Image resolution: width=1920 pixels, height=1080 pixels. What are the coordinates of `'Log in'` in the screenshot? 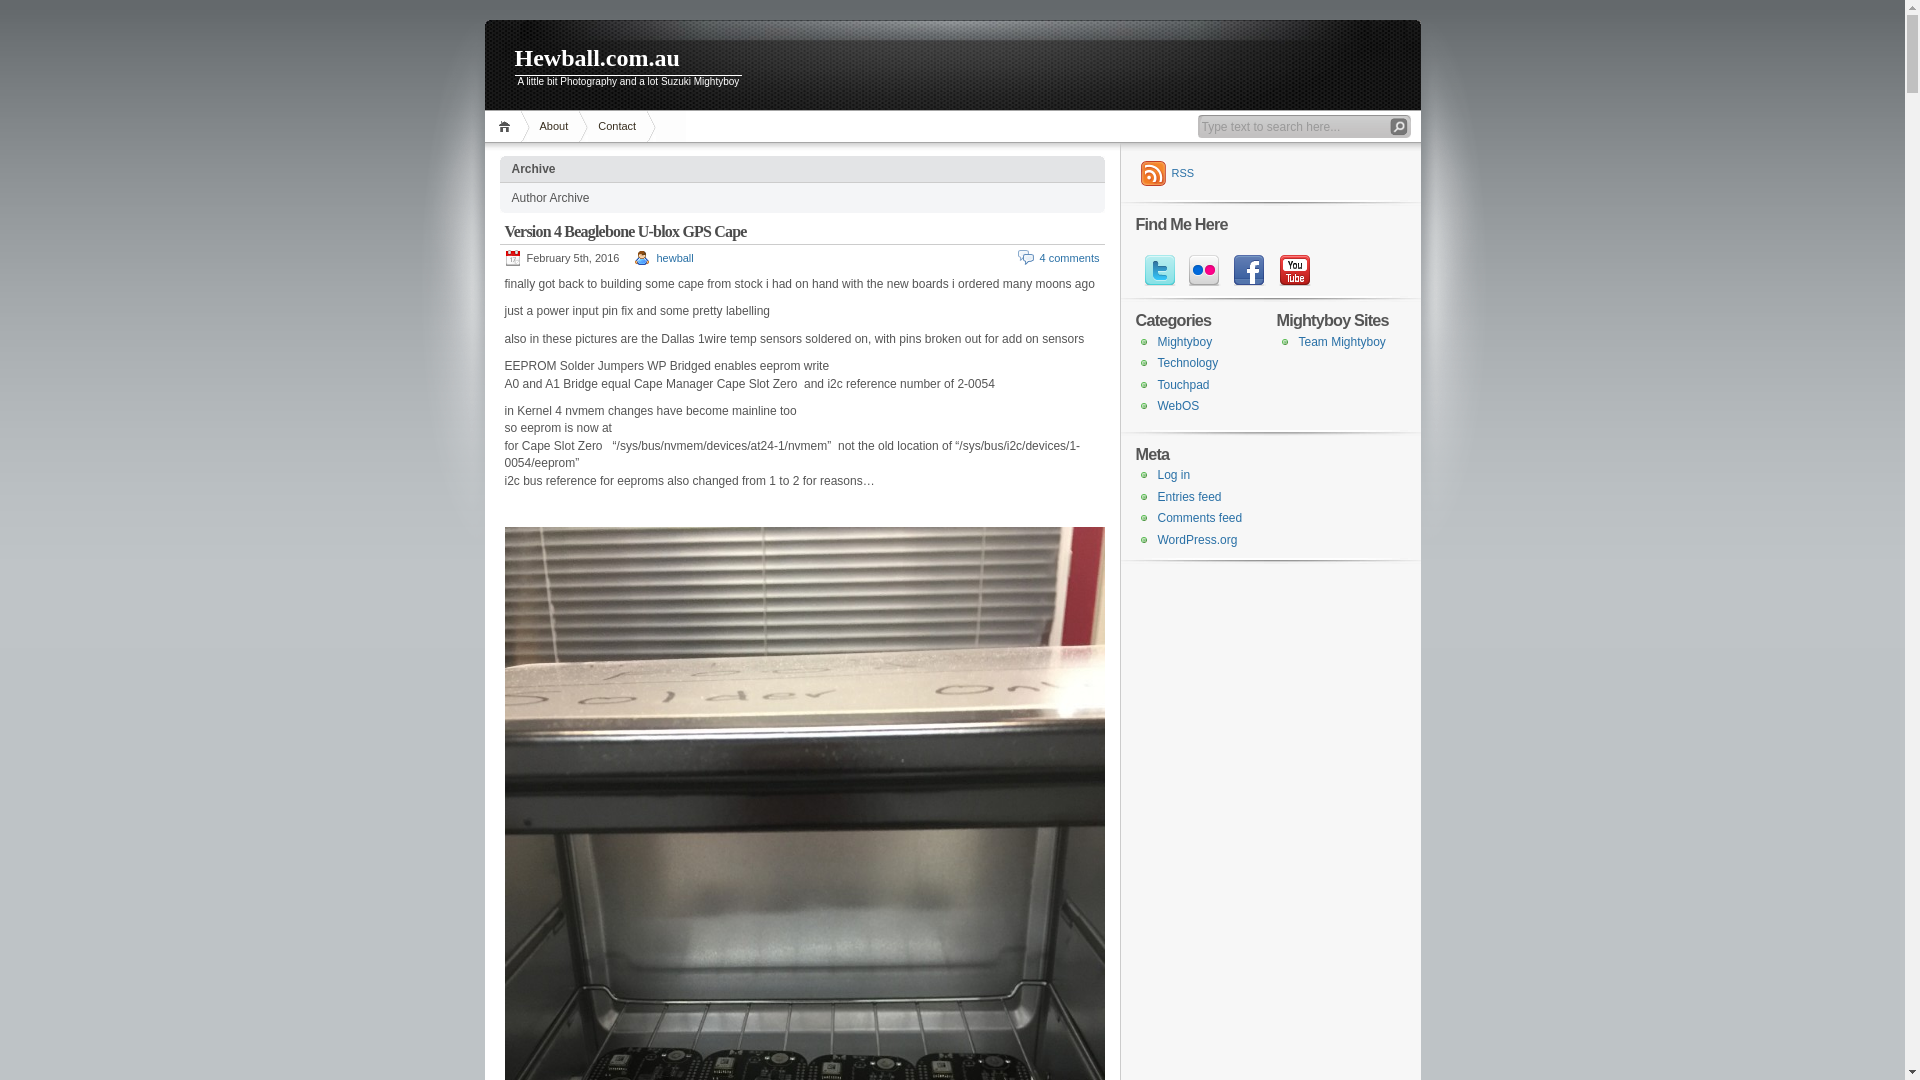 It's located at (1174, 474).